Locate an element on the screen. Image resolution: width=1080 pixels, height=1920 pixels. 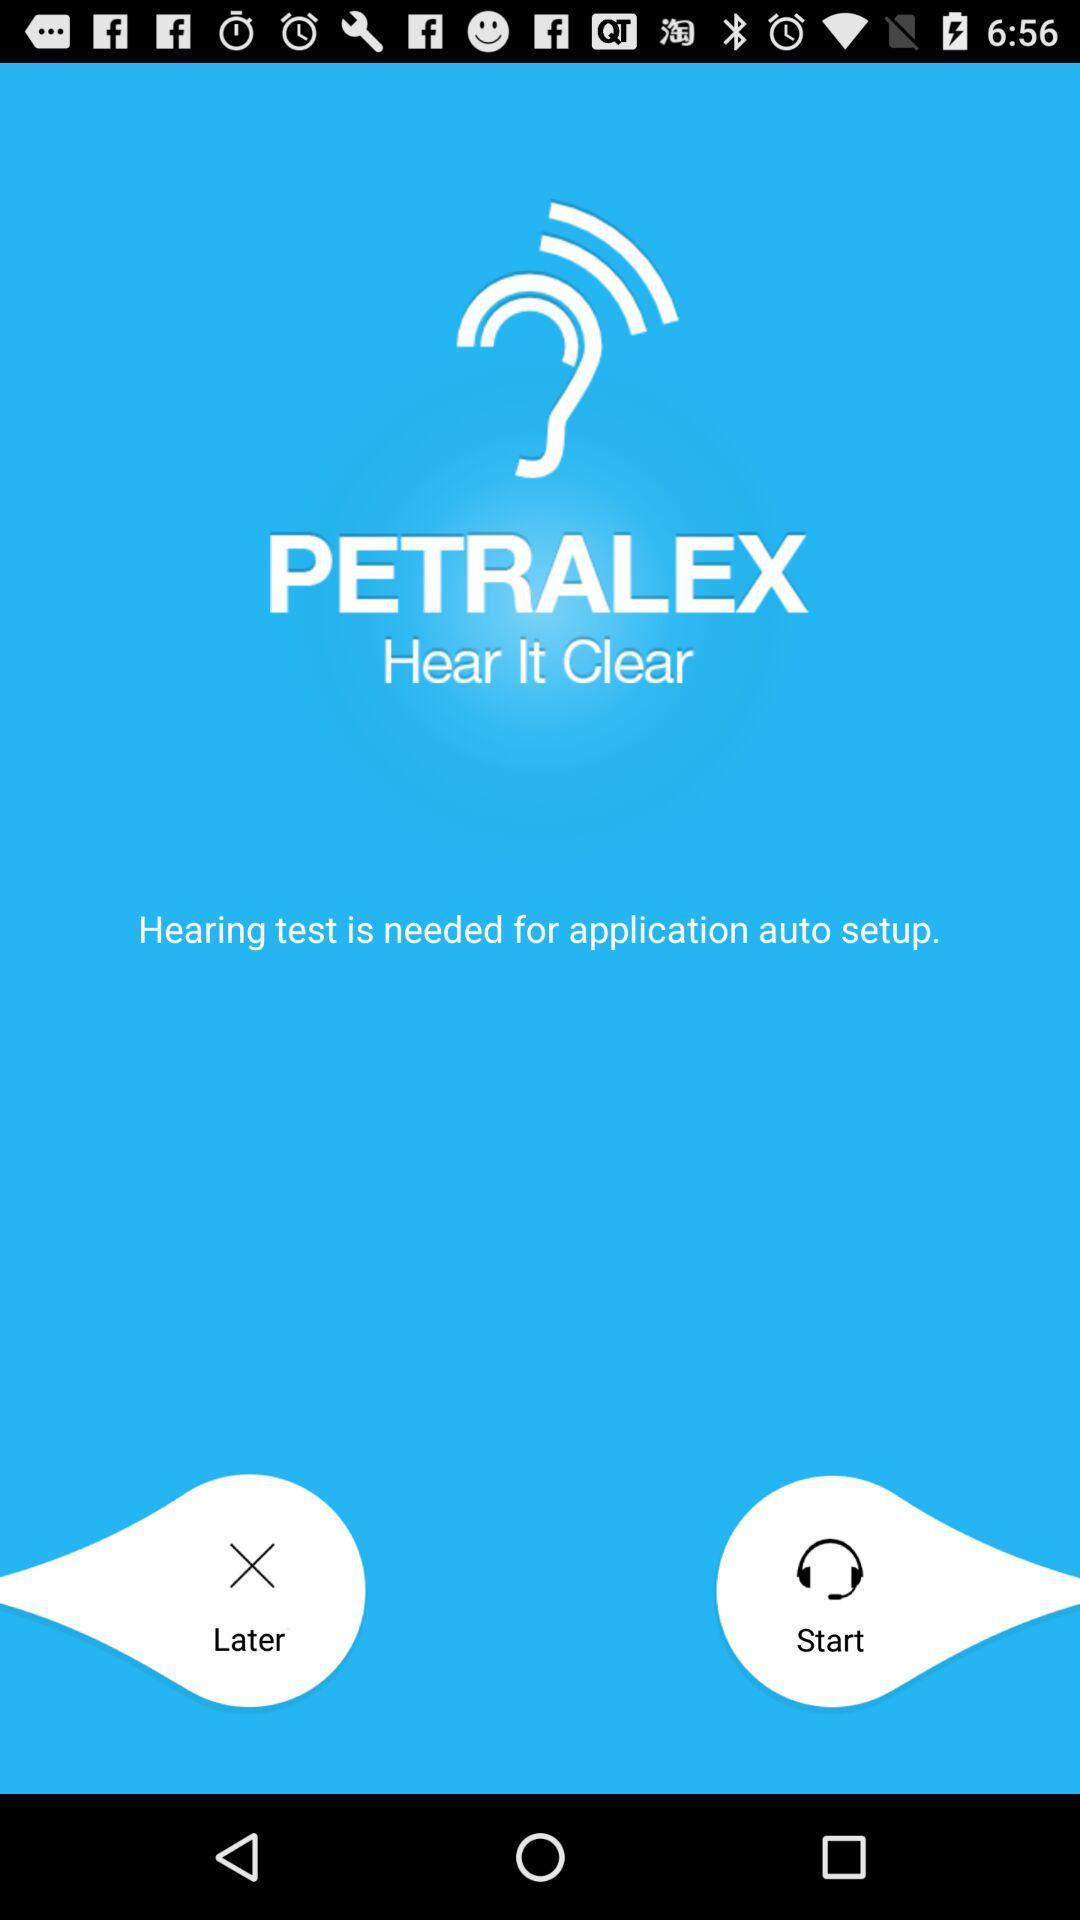
item at the bottom right corner is located at coordinates (895, 1593).